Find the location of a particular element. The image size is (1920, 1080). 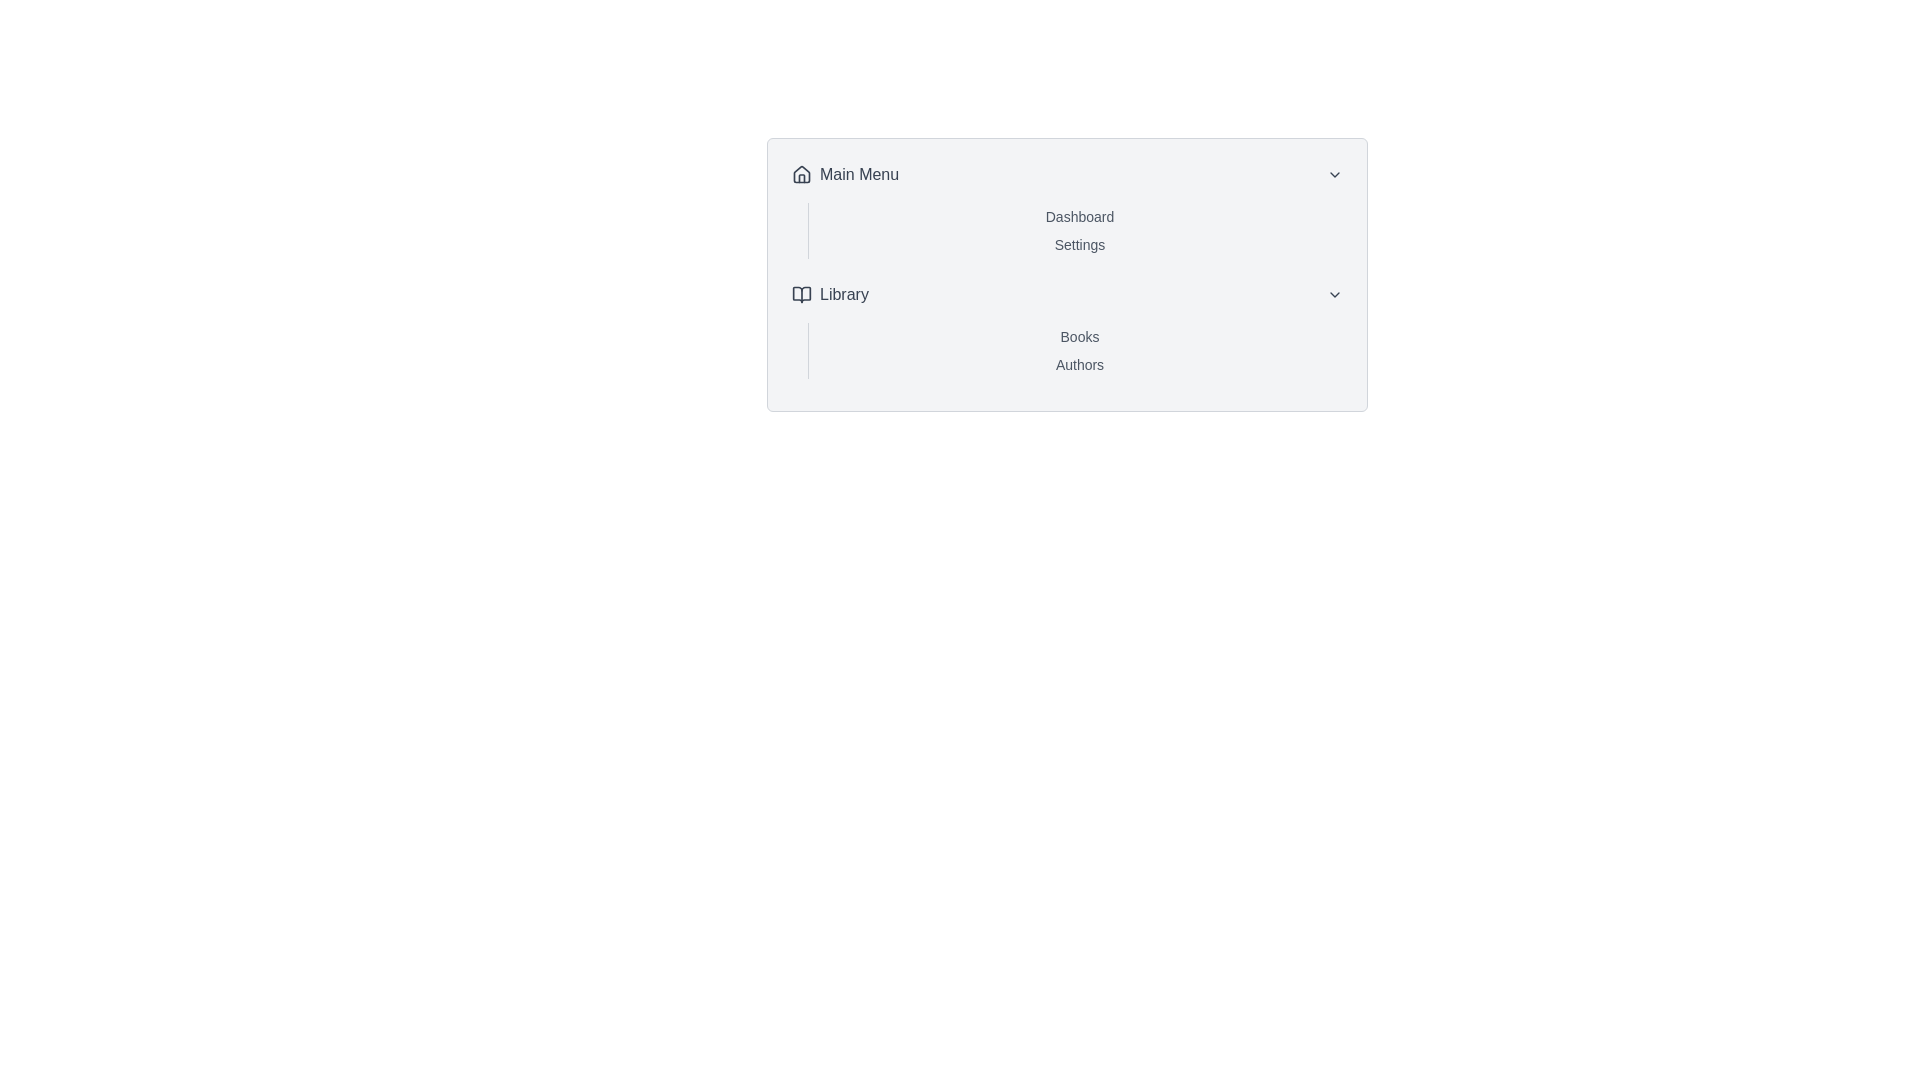

the decorative icon representing the 'Main Menu' section located in the upper-left corner of the menu box next to the text 'Main Menu' is located at coordinates (801, 172).